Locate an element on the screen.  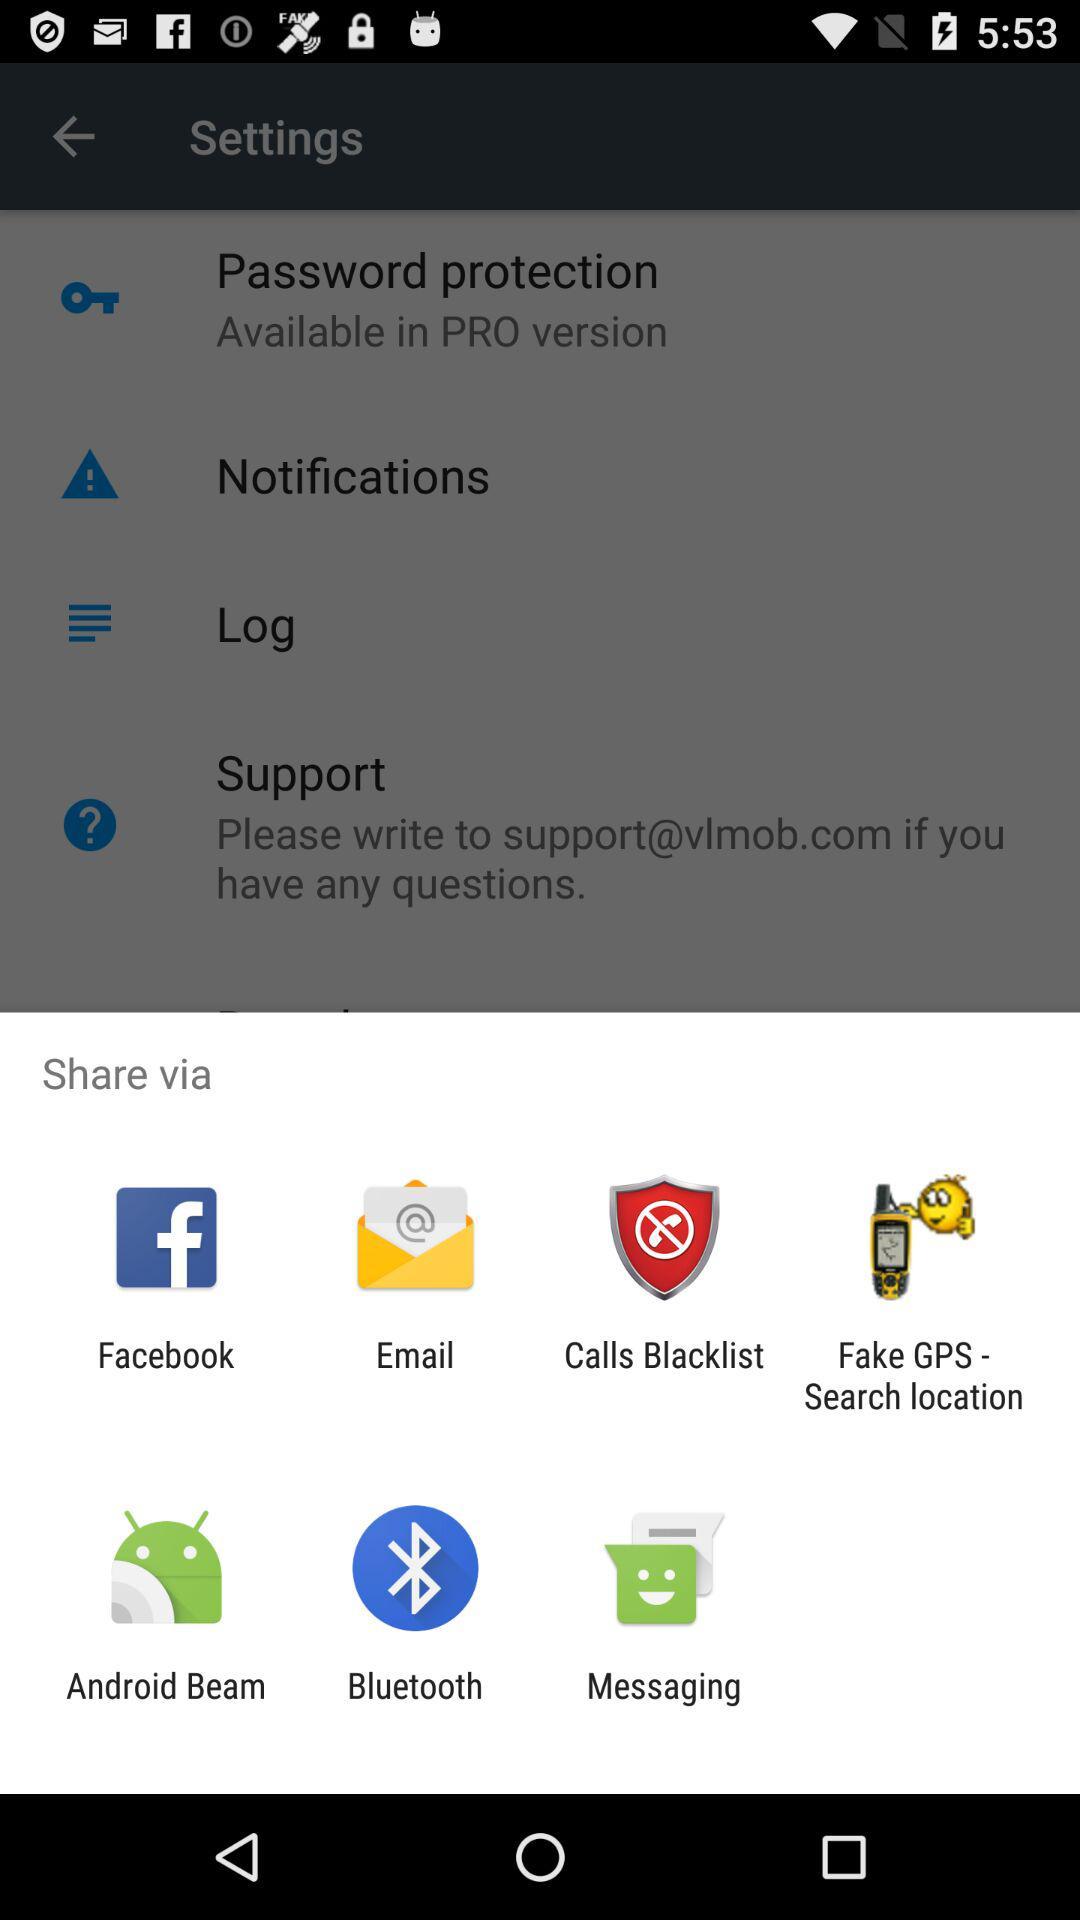
calls blacklist icon is located at coordinates (664, 1374).